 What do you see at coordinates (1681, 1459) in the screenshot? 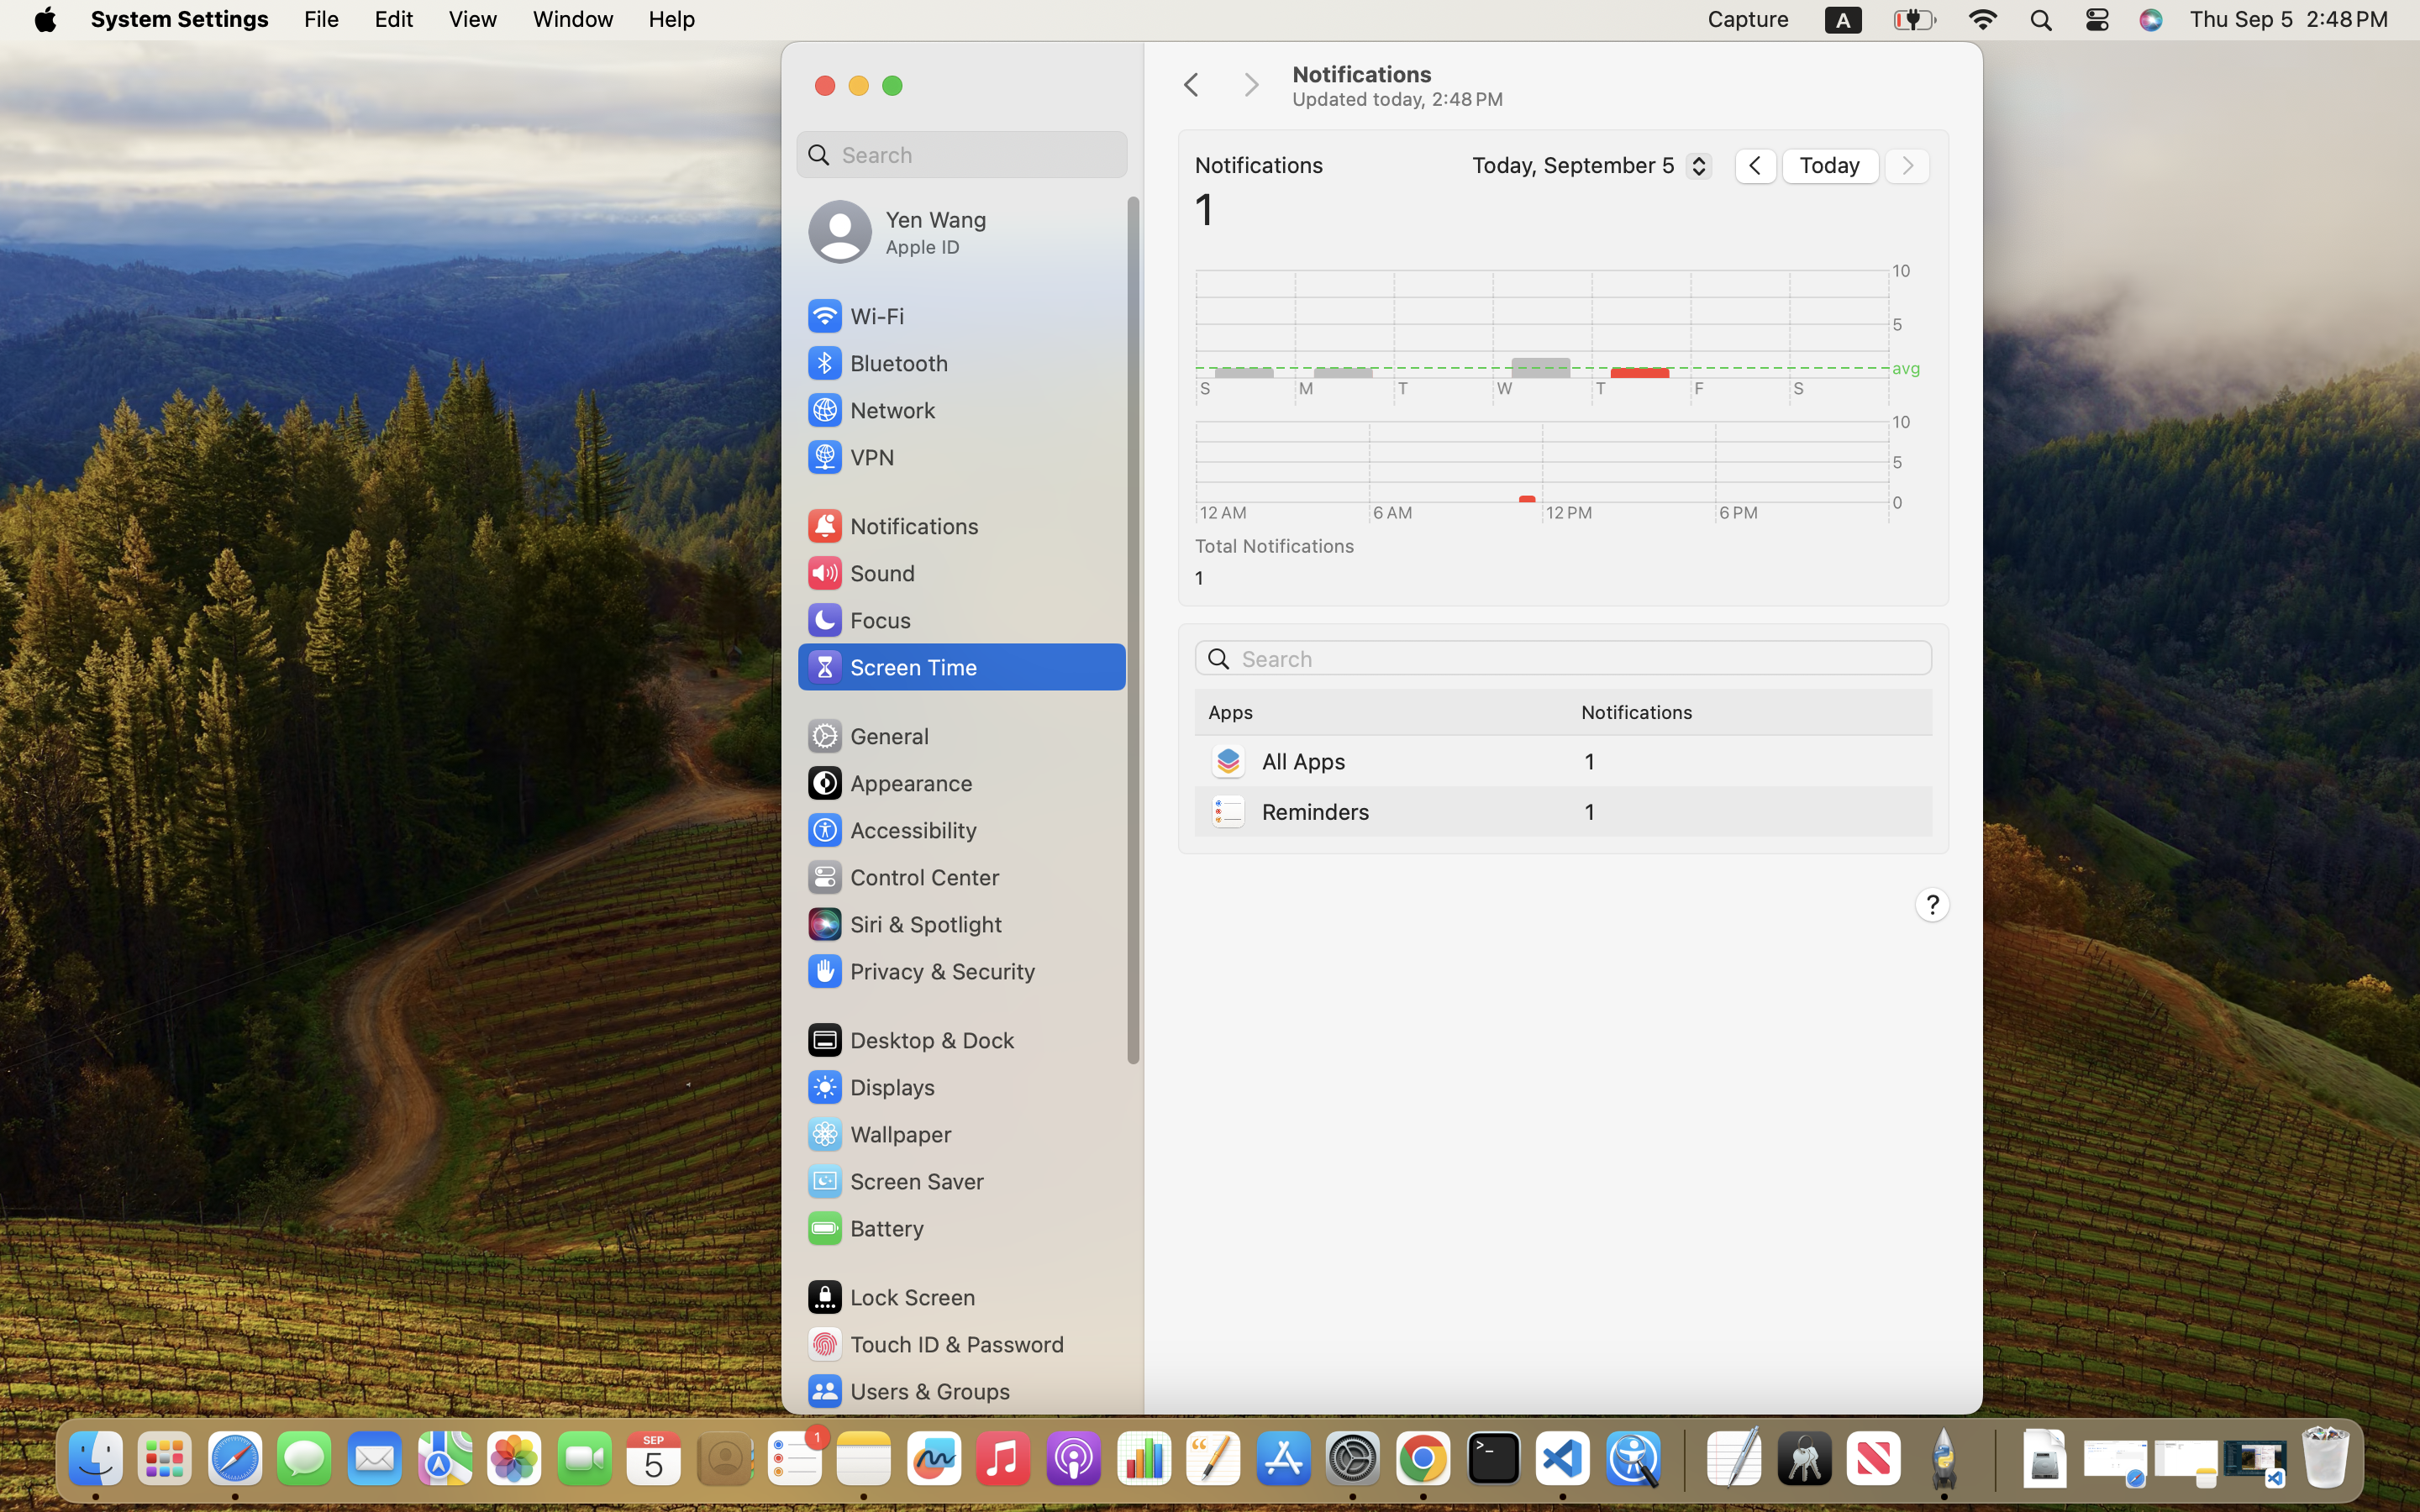
I see `'0.4285714328289032'` at bounding box center [1681, 1459].